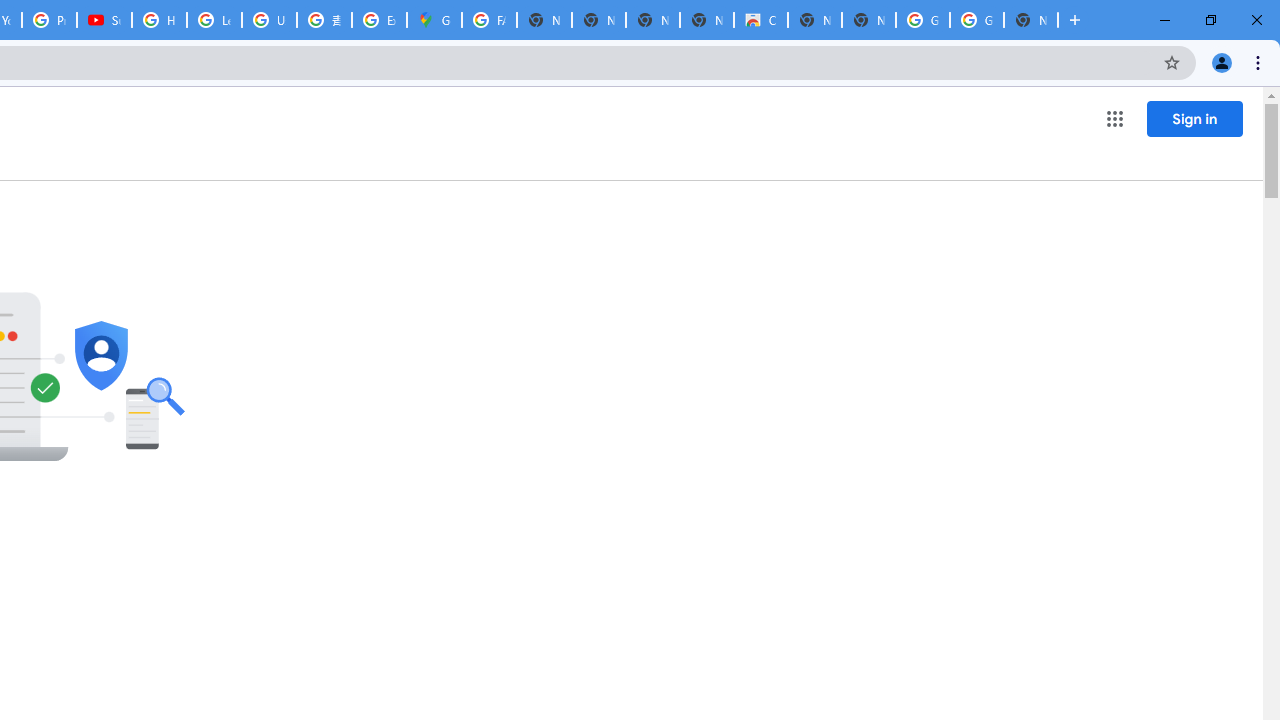  I want to click on 'Subscriptions - YouTube', so click(103, 20).